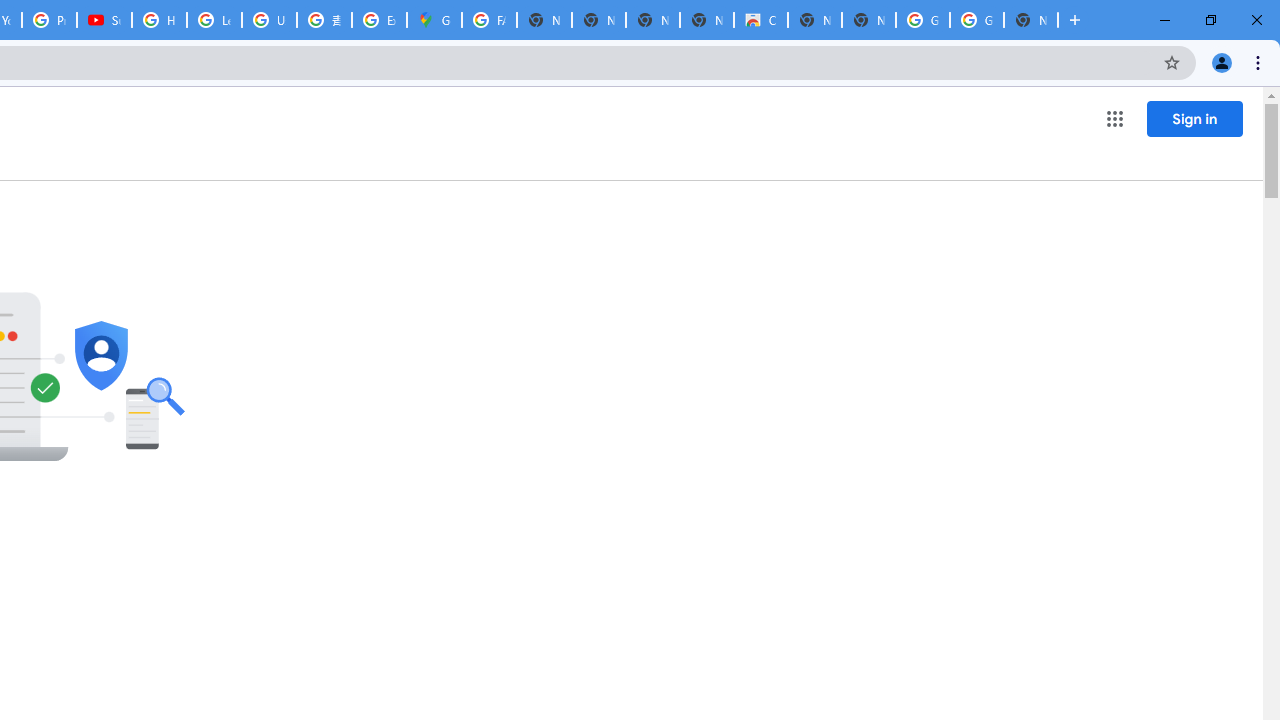  I want to click on 'Subscriptions - YouTube', so click(103, 20).